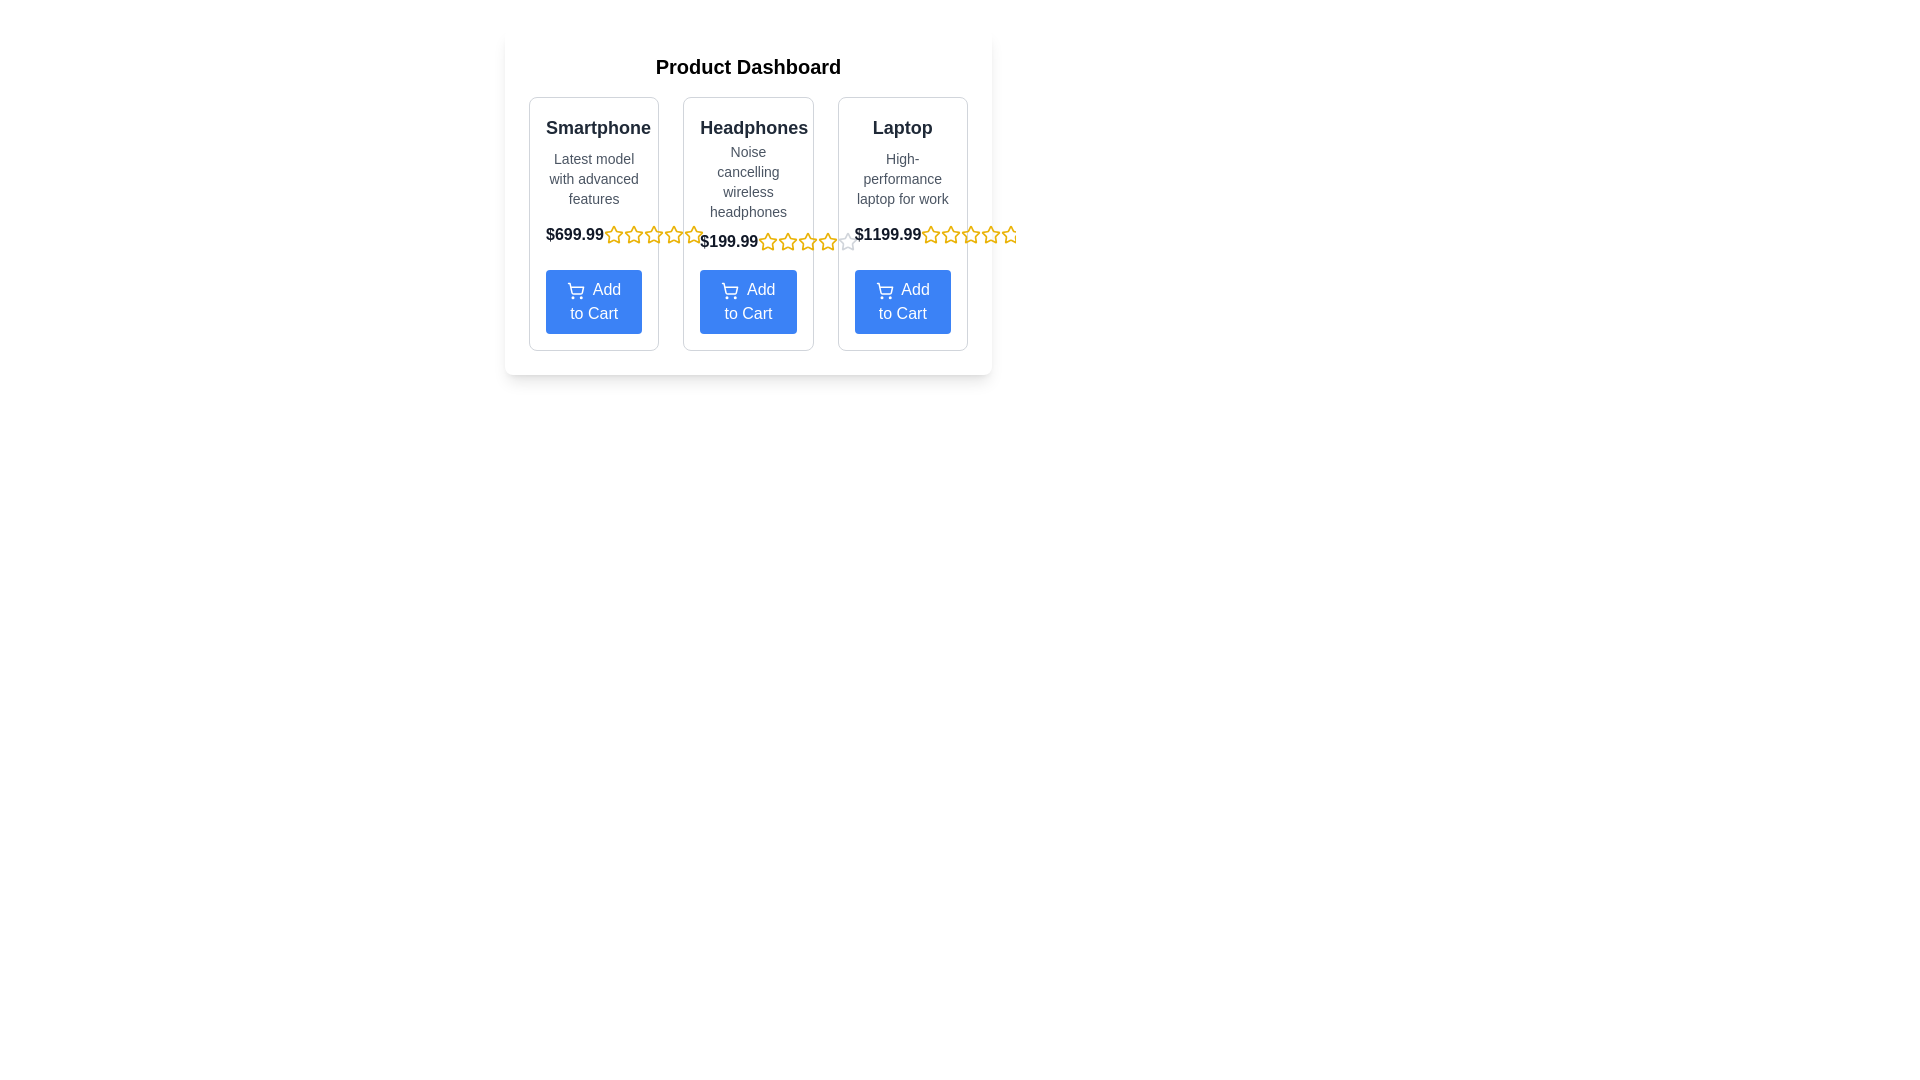 The height and width of the screenshot is (1080, 1920). Describe the element at coordinates (747, 301) in the screenshot. I see `the blue 'Add to Cart' button with rounded corners and a shopping cart icon` at that location.